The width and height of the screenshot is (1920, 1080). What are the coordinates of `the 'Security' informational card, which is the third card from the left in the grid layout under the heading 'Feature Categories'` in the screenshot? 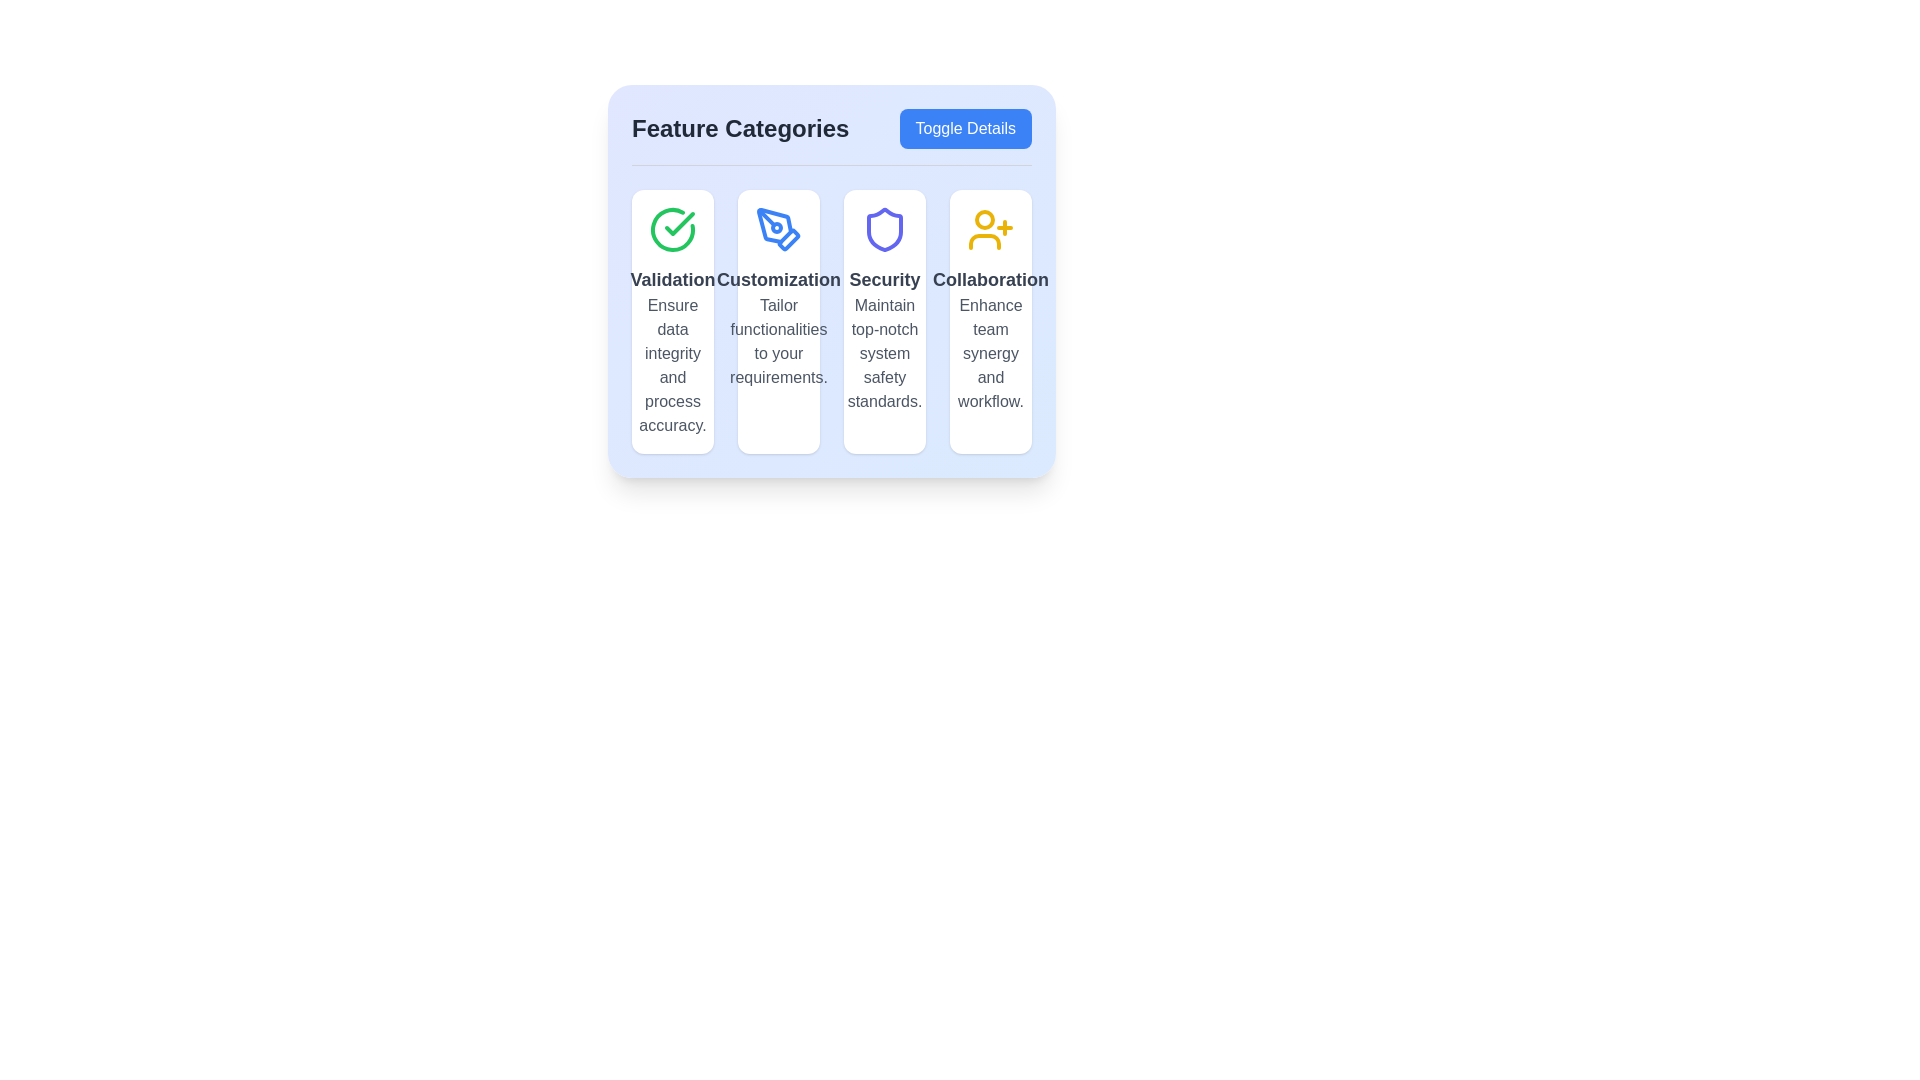 It's located at (883, 320).